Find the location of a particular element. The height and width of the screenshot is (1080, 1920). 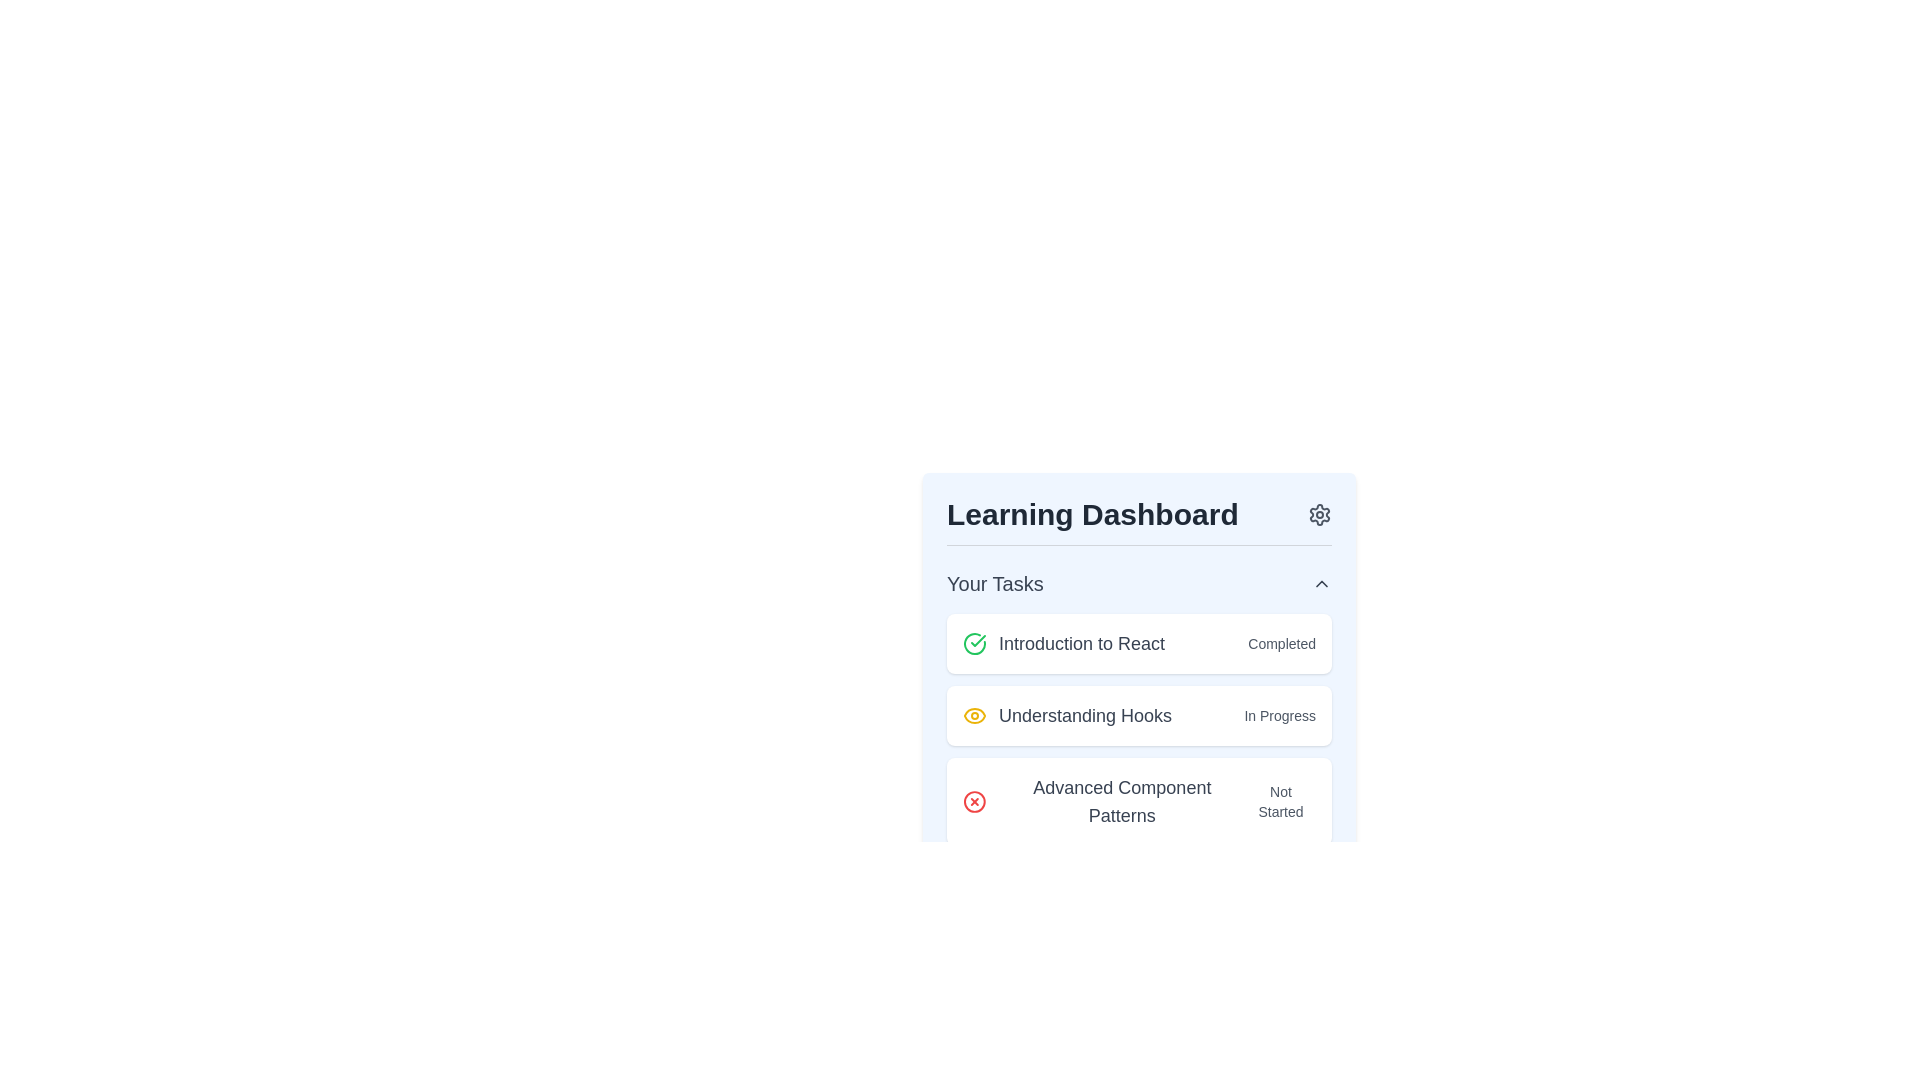

the text label 'Understanding Hooks' in the 'Your Tasks' section is located at coordinates (1066, 715).